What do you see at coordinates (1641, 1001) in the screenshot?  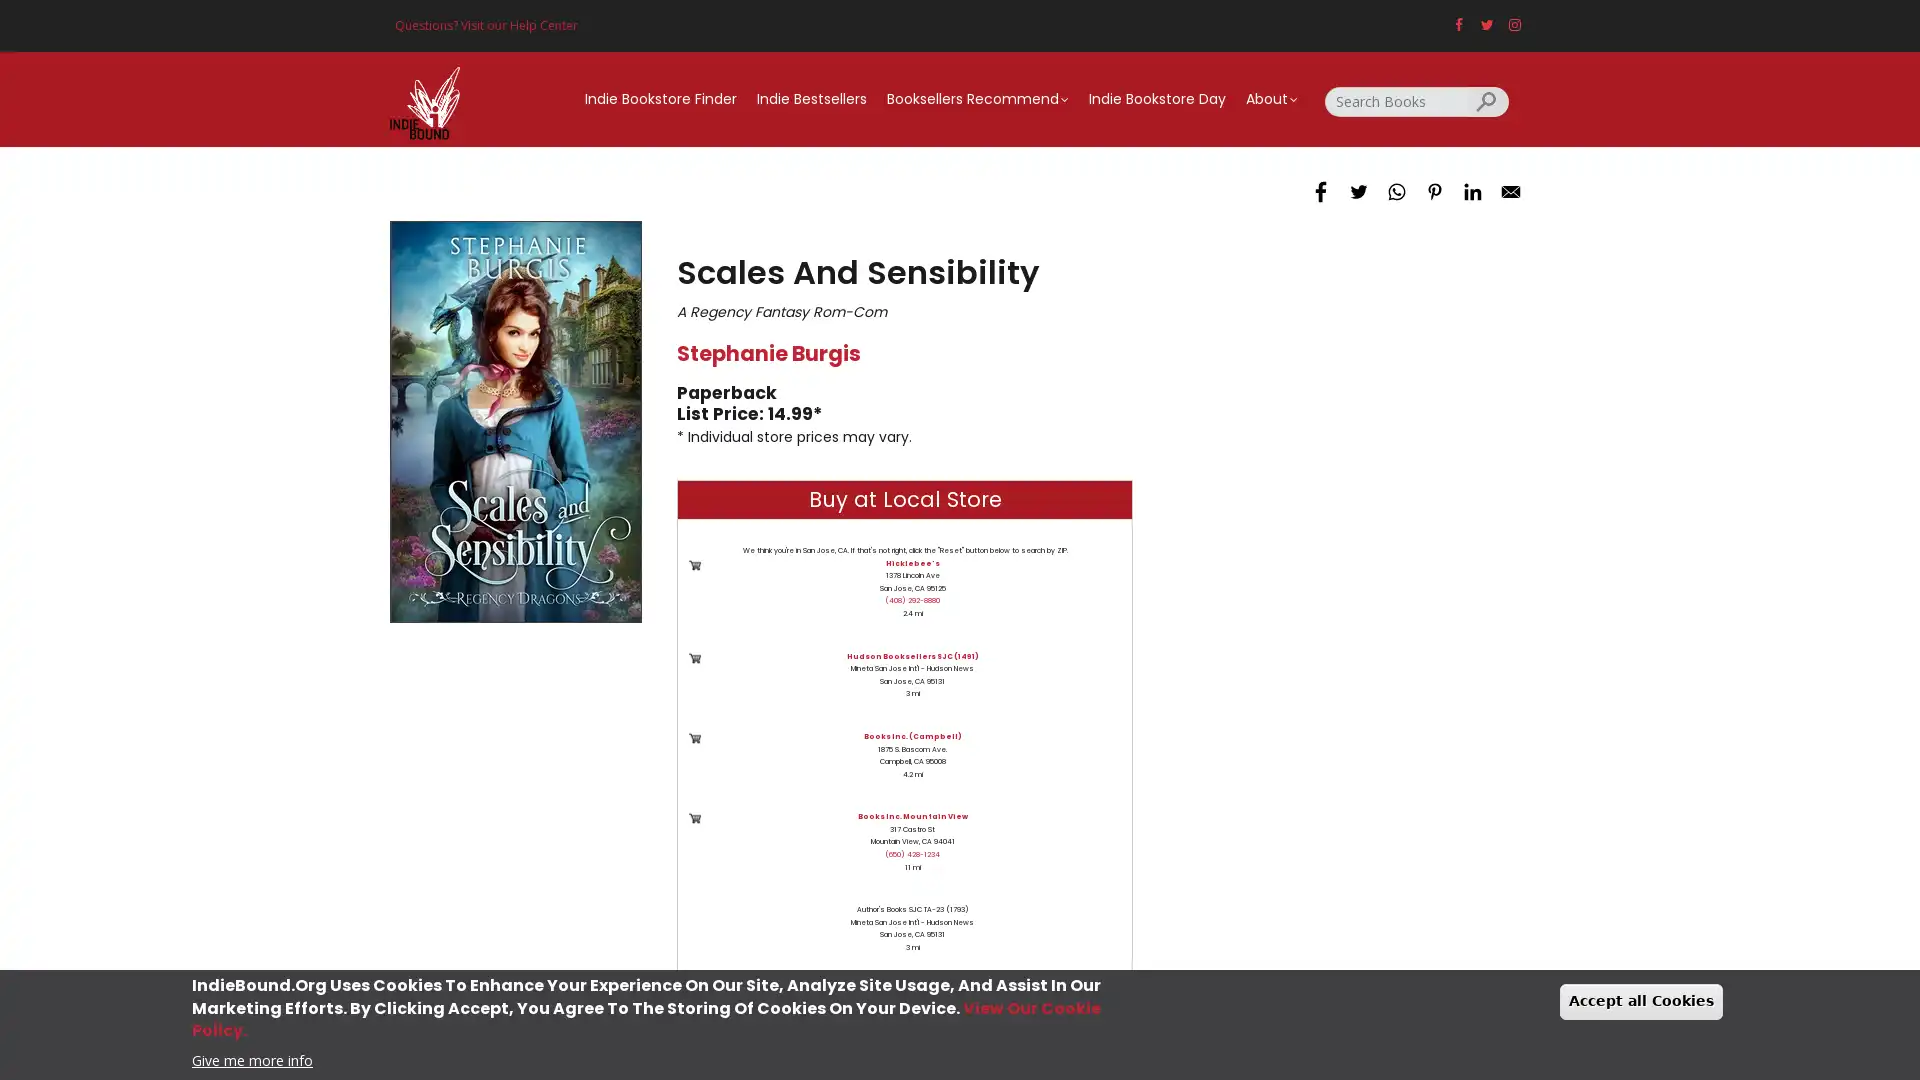 I see `Accept all Cookies` at bounding box center [1641, 1001].